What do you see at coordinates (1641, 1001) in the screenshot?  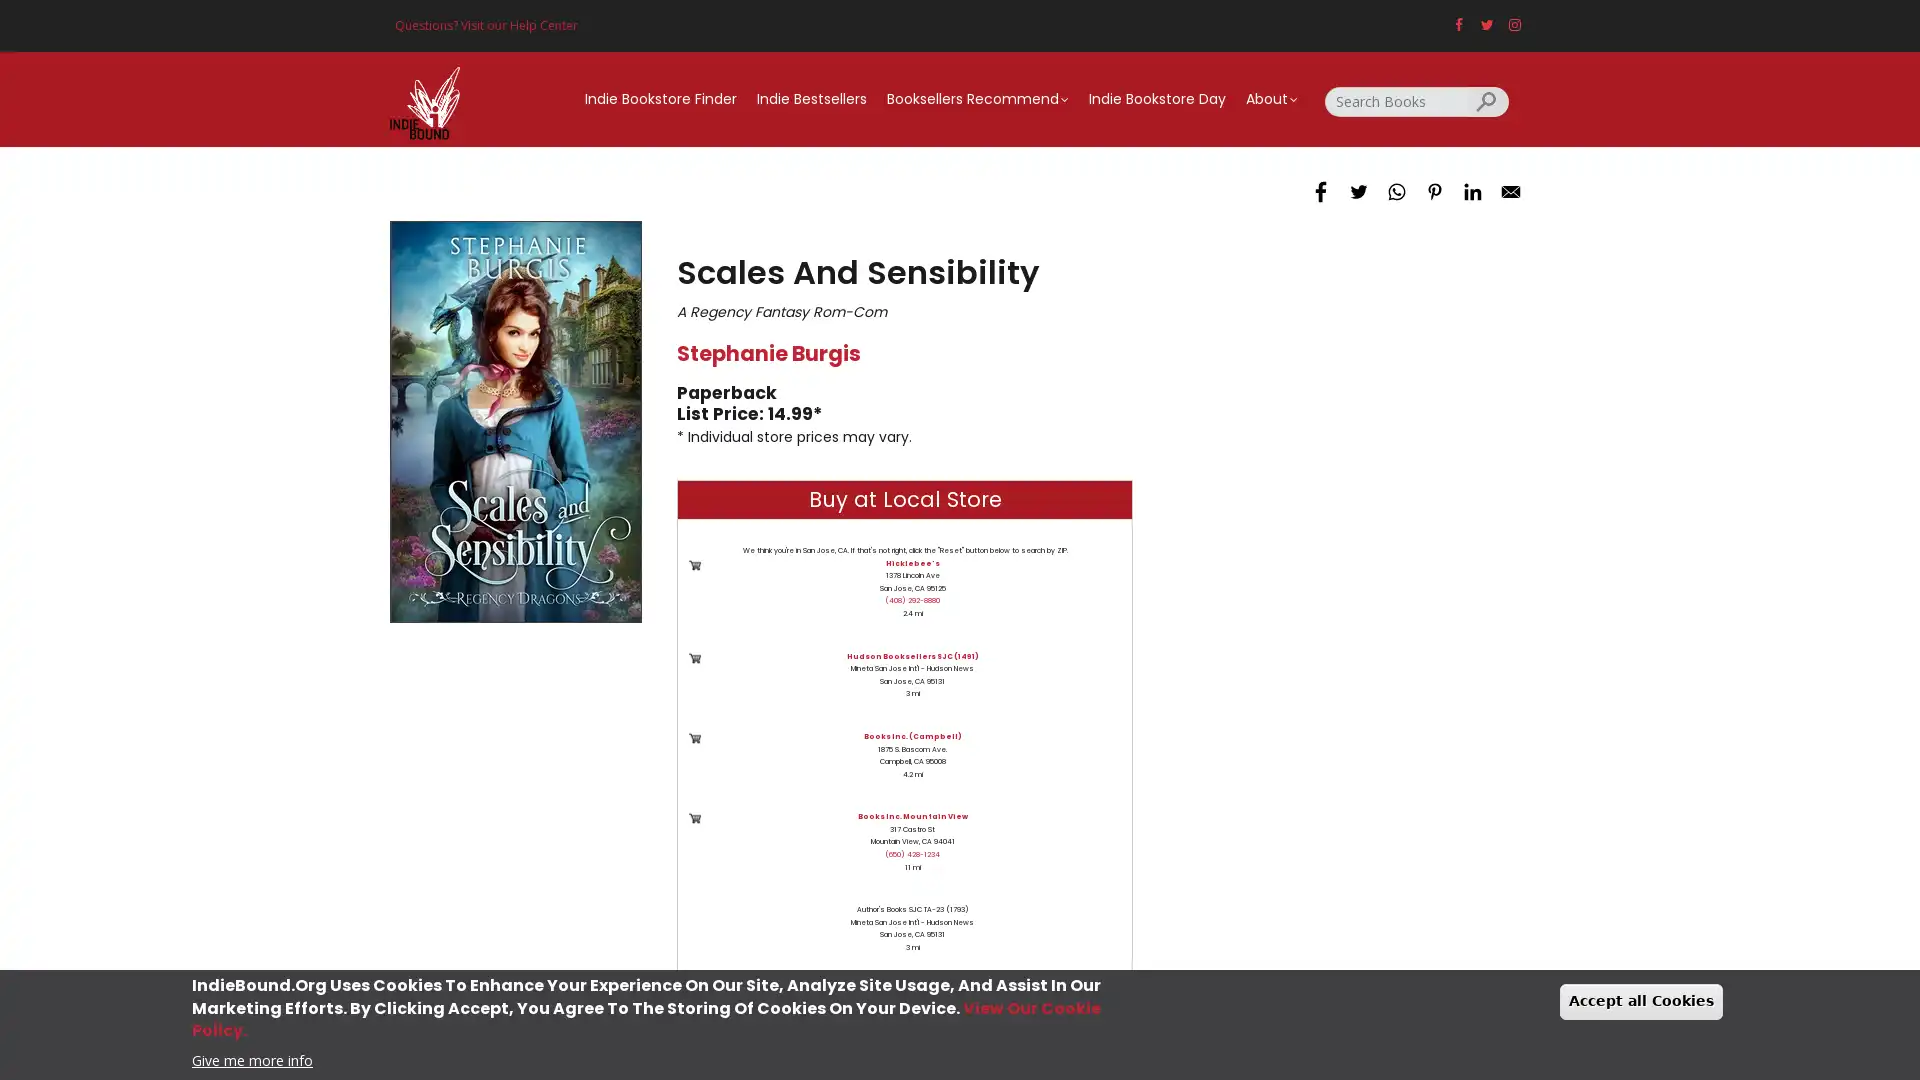 I see `Accept all Cookies` at bounding box center [1641, 1001].